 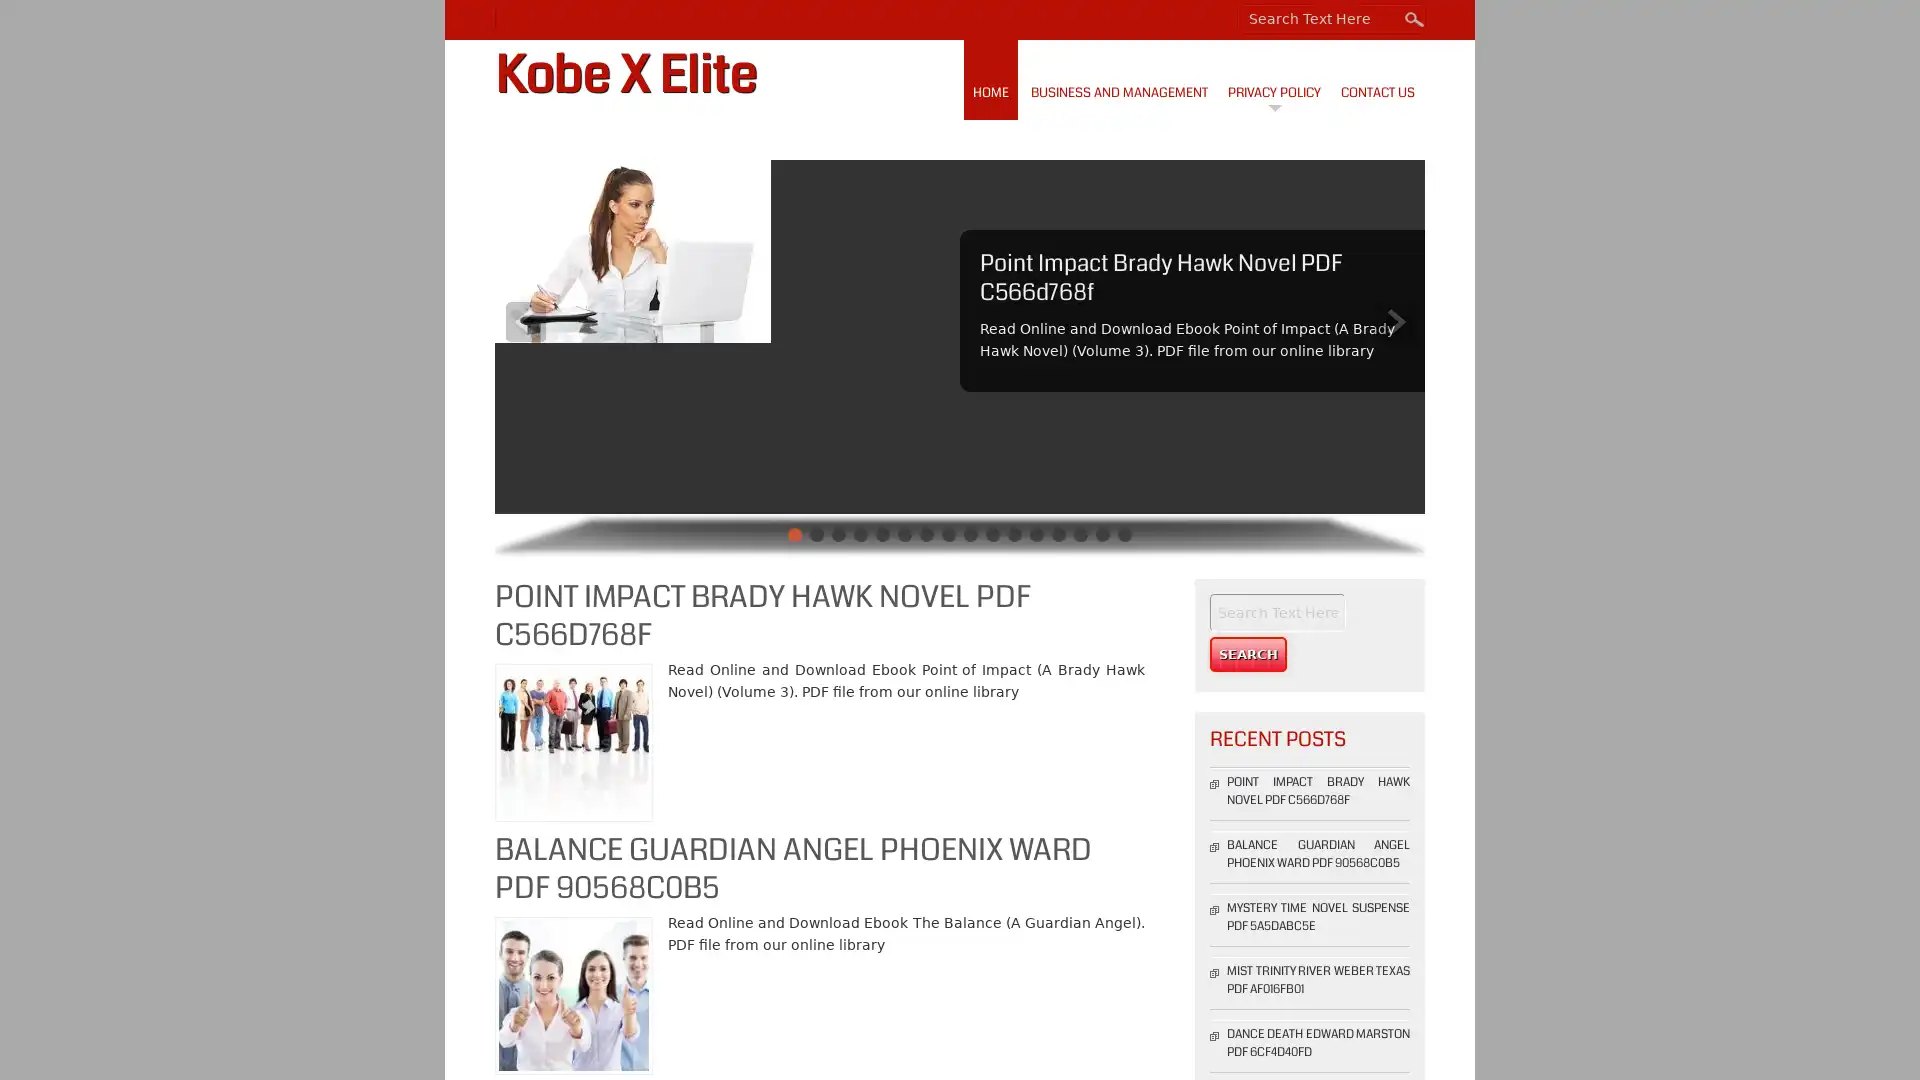 What do you see at coordinates (1247, 654) in the screenshot?
I see `Search` at bounding box center [1247, 654].